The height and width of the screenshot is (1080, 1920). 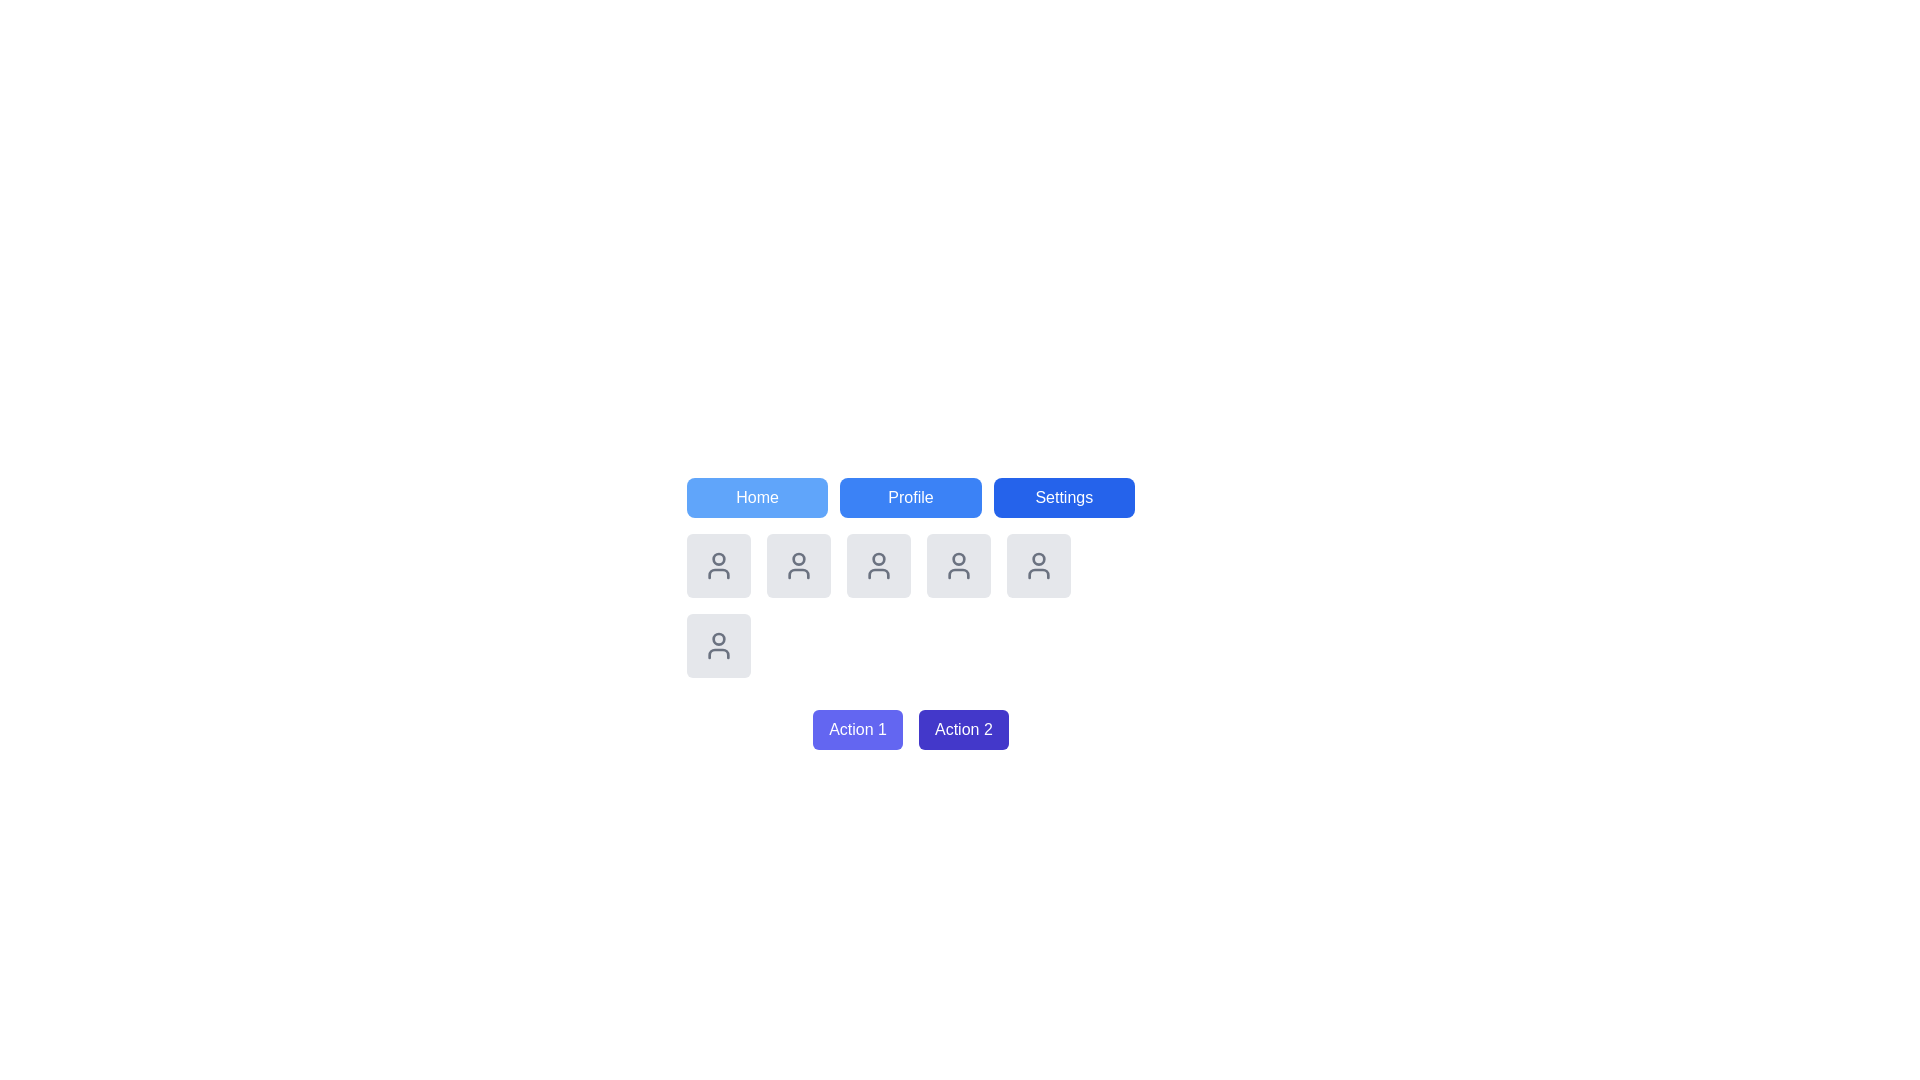 What do you see at coordinates (958, 574) in the screenshot?
I see `the user profile icon, which is an outline of a person located in the middle column of the second row of icons, distinguished by its light gray background` at bounding box center [958, 574].